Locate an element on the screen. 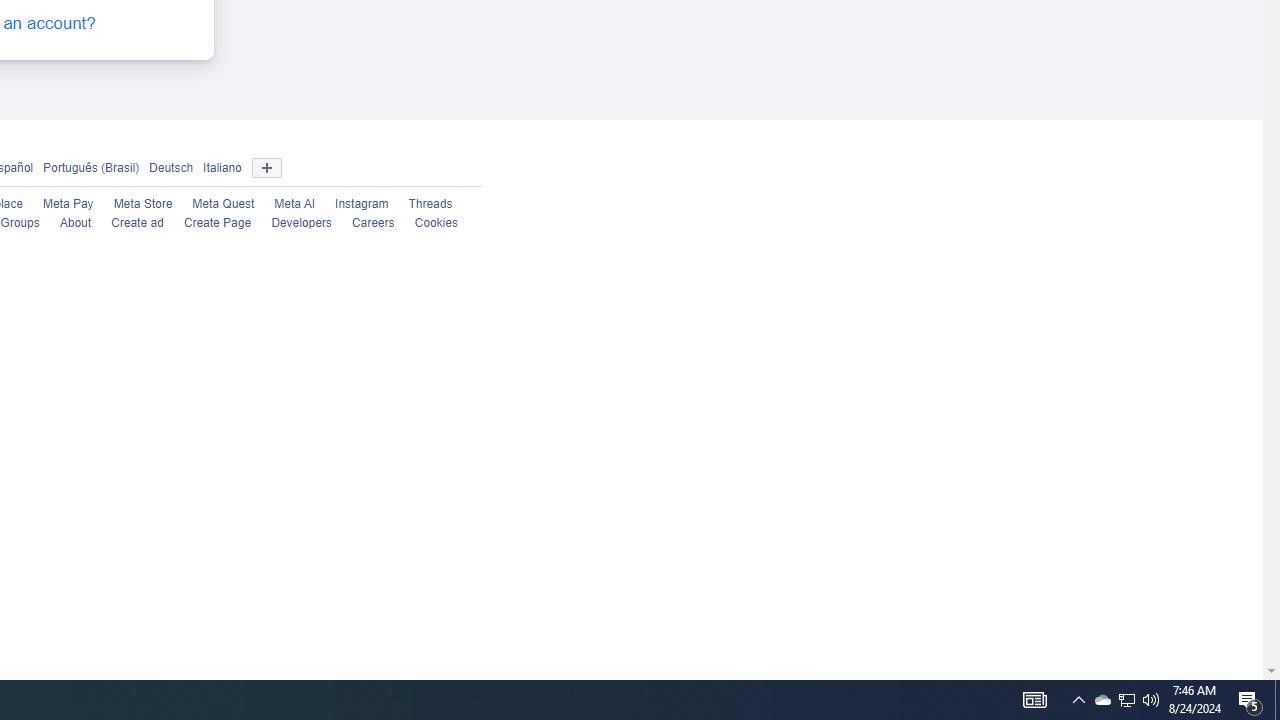  'Deutsch' is located at coordinates (171, 166).